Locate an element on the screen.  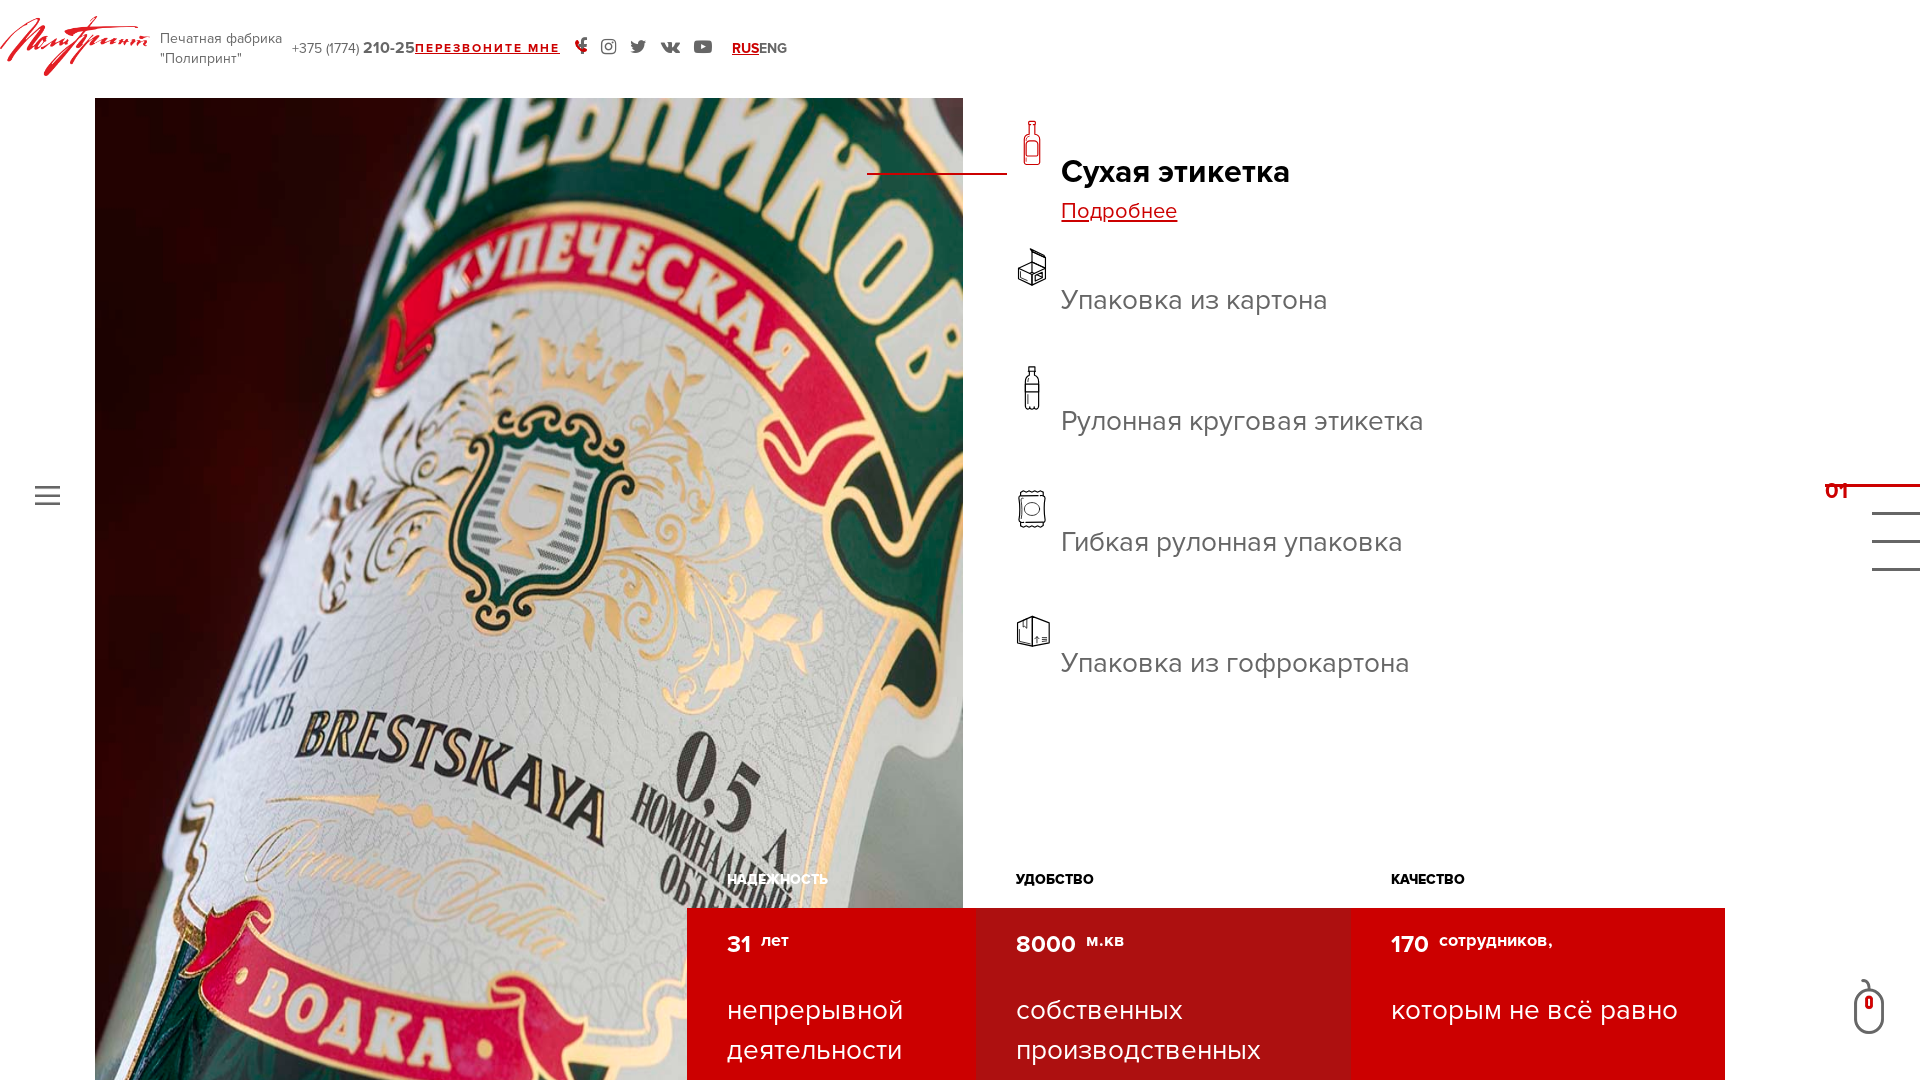
'+375 (1774) 210-25' is located at coordinates (353, 48).